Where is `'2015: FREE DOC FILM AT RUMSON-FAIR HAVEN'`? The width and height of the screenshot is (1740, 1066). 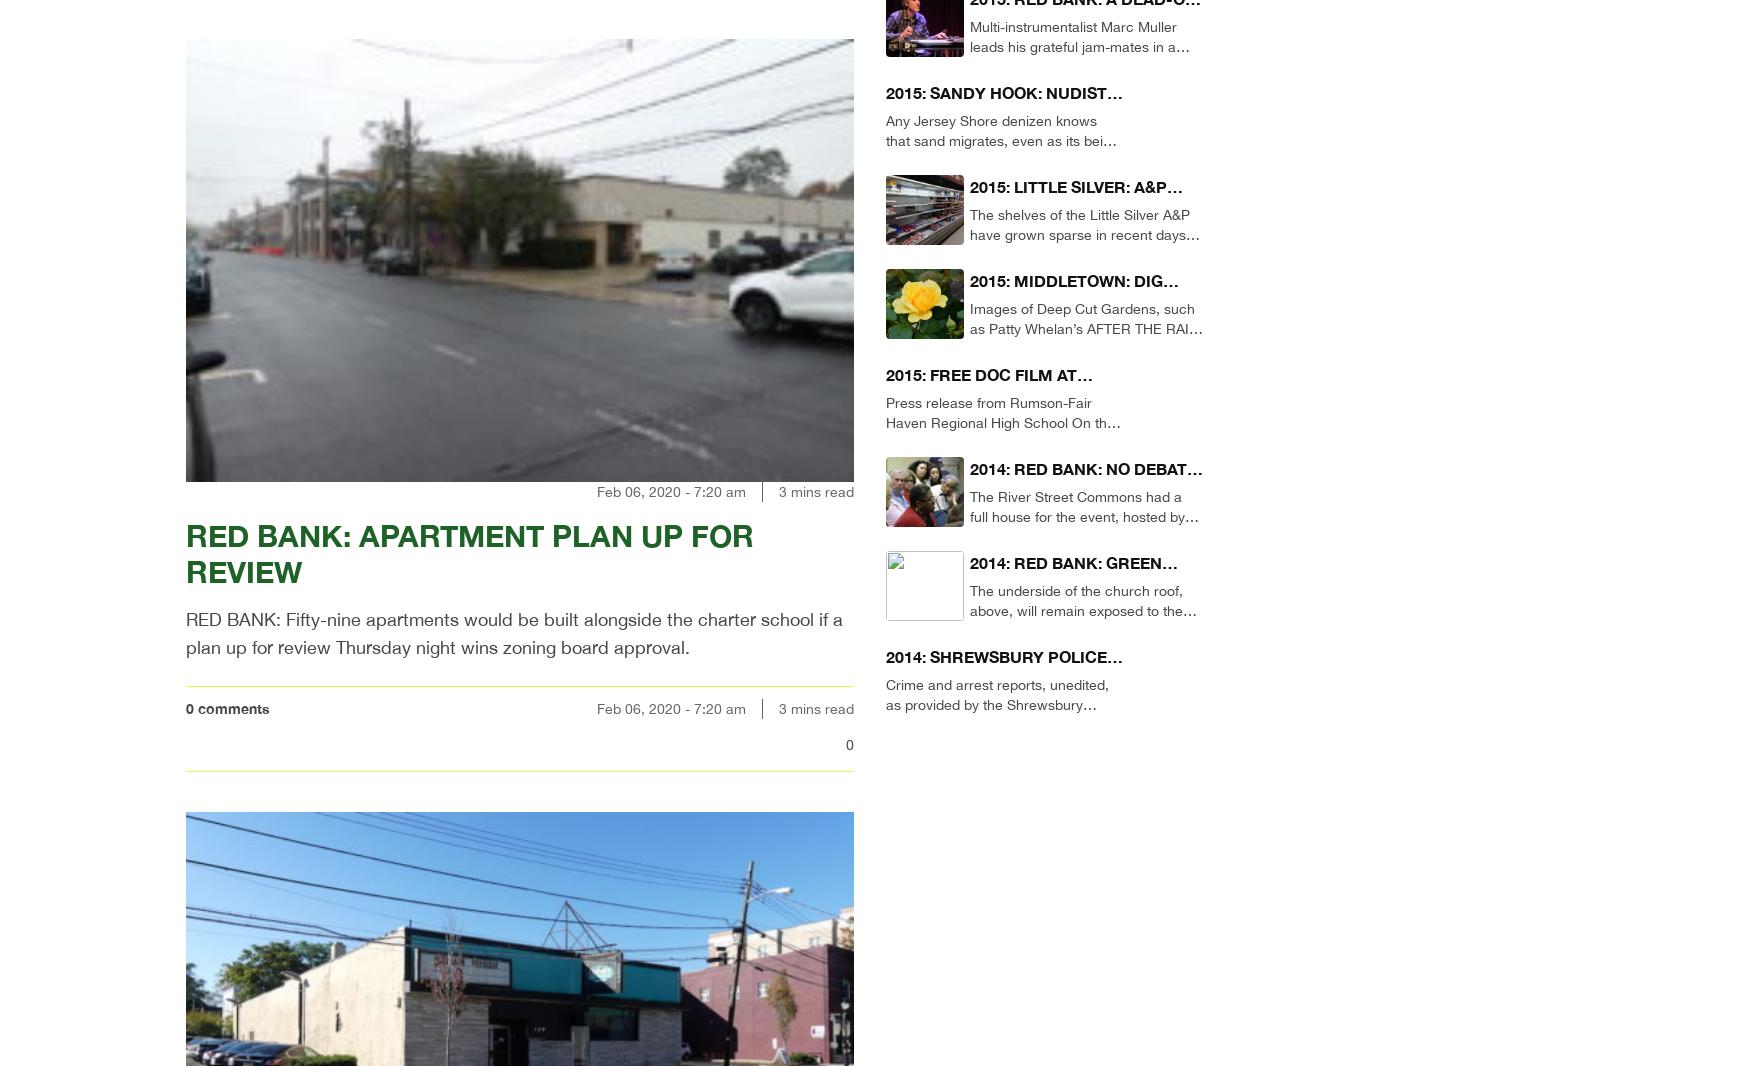 '2015: FREE DOC FILM AT RUMSON-FAIR HAVEN' is located at coordinates (885, 386).